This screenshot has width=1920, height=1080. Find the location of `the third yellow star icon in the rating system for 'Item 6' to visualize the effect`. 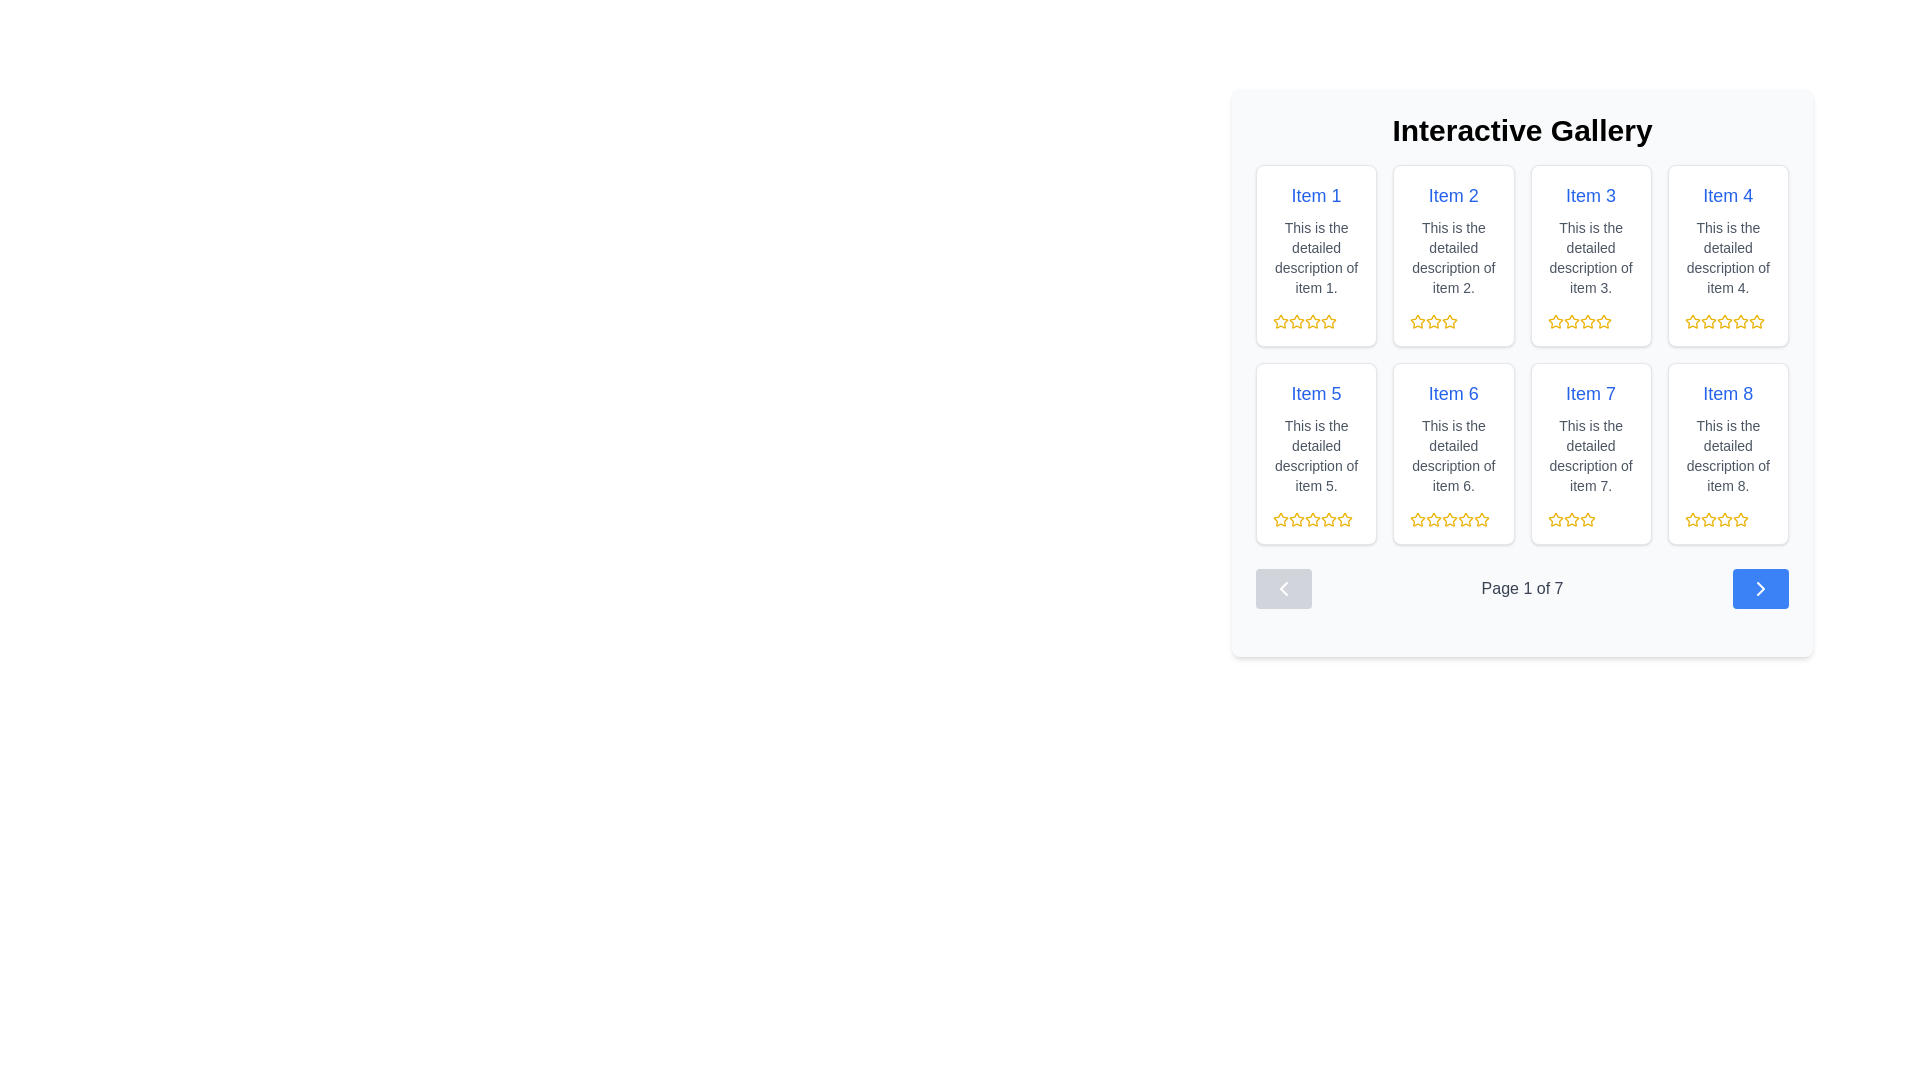

the third yellow star icon in the rating system for 'Item 6' to visualize the effect is located at coordinates (1482, 518).